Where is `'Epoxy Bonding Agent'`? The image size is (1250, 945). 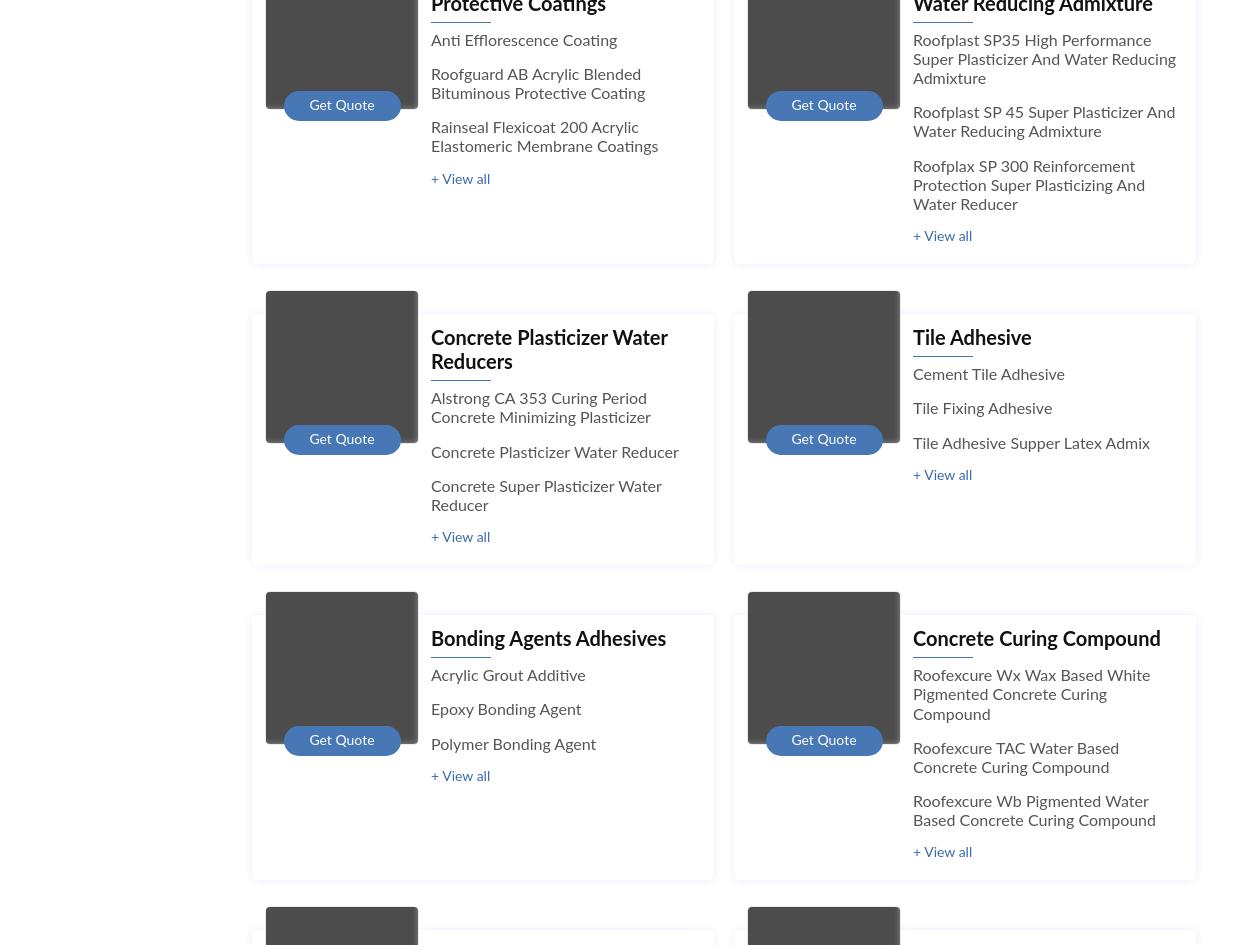
'Epoxy Bonding Agent' is located at coordinates (506, 709).